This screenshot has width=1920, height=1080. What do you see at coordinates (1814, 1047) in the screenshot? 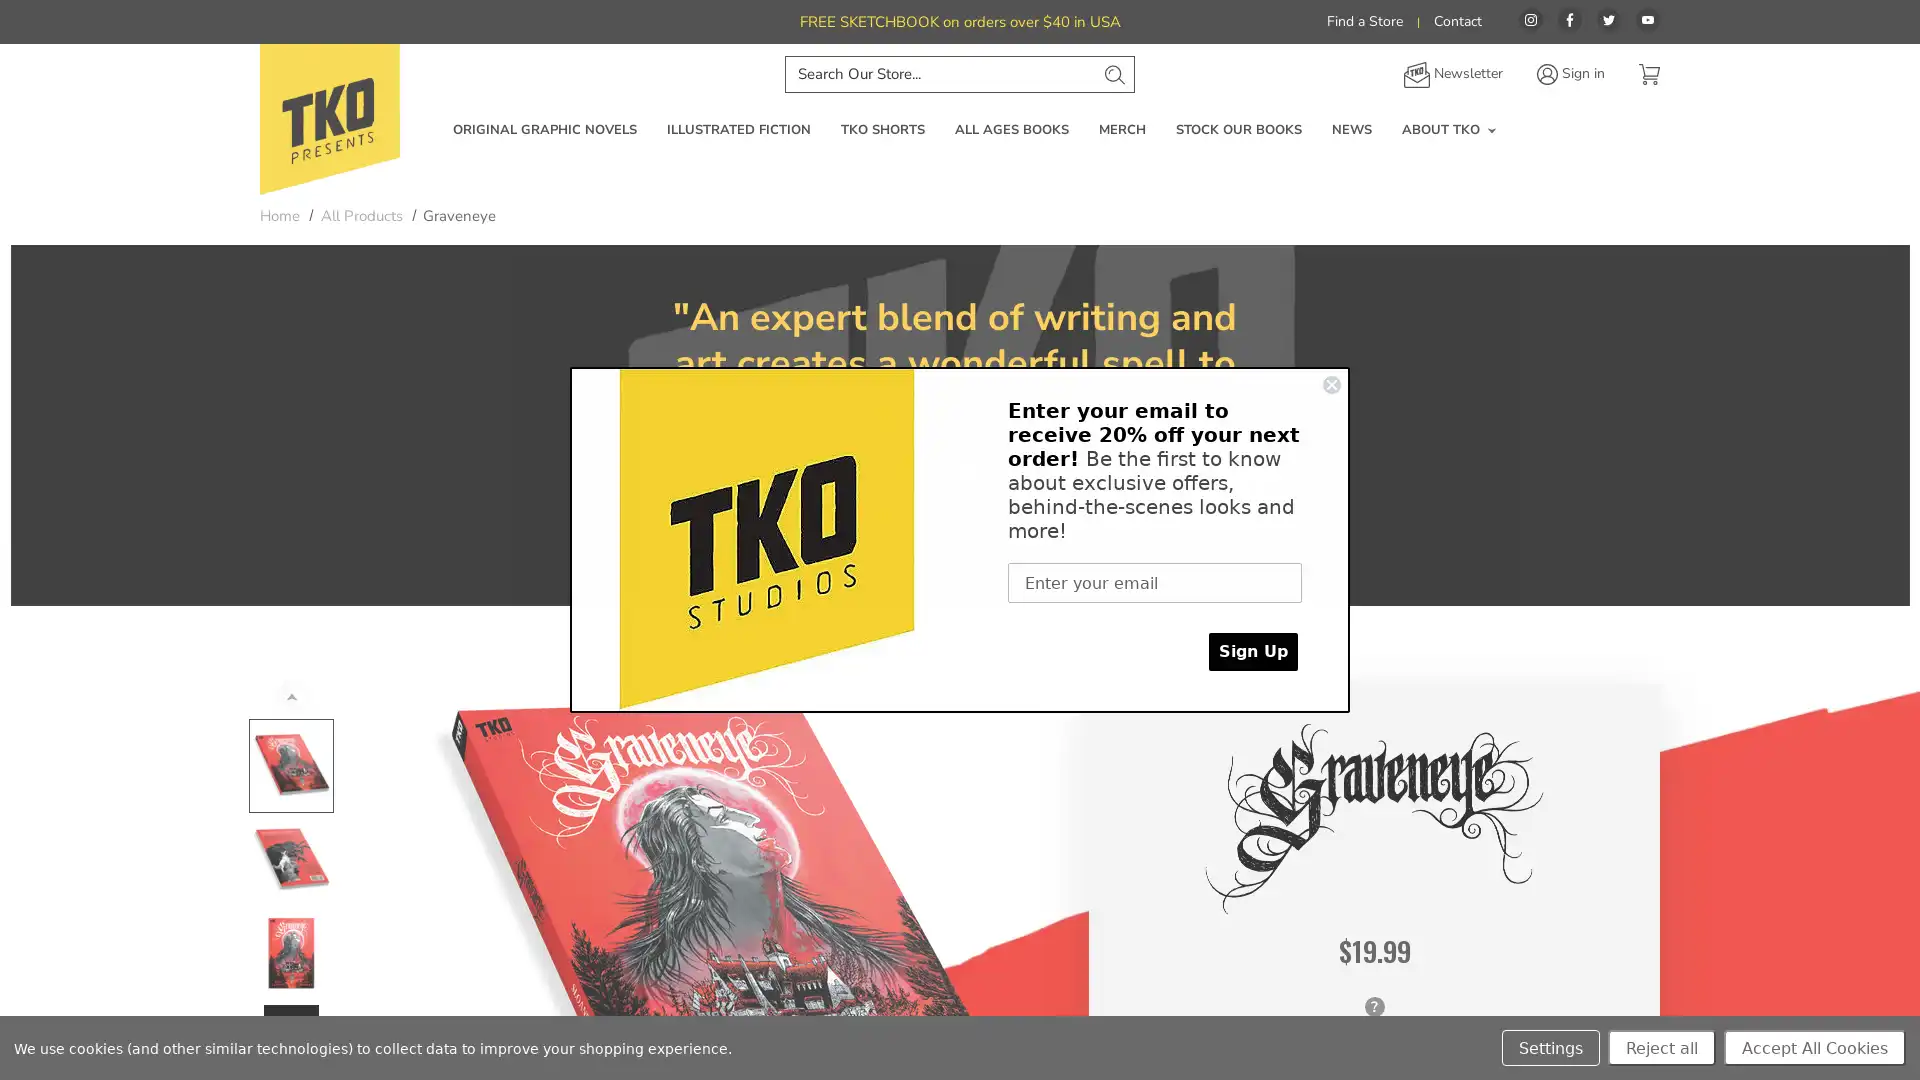
I see `Accept All Cookies` at bounding box center [1814, 1047].